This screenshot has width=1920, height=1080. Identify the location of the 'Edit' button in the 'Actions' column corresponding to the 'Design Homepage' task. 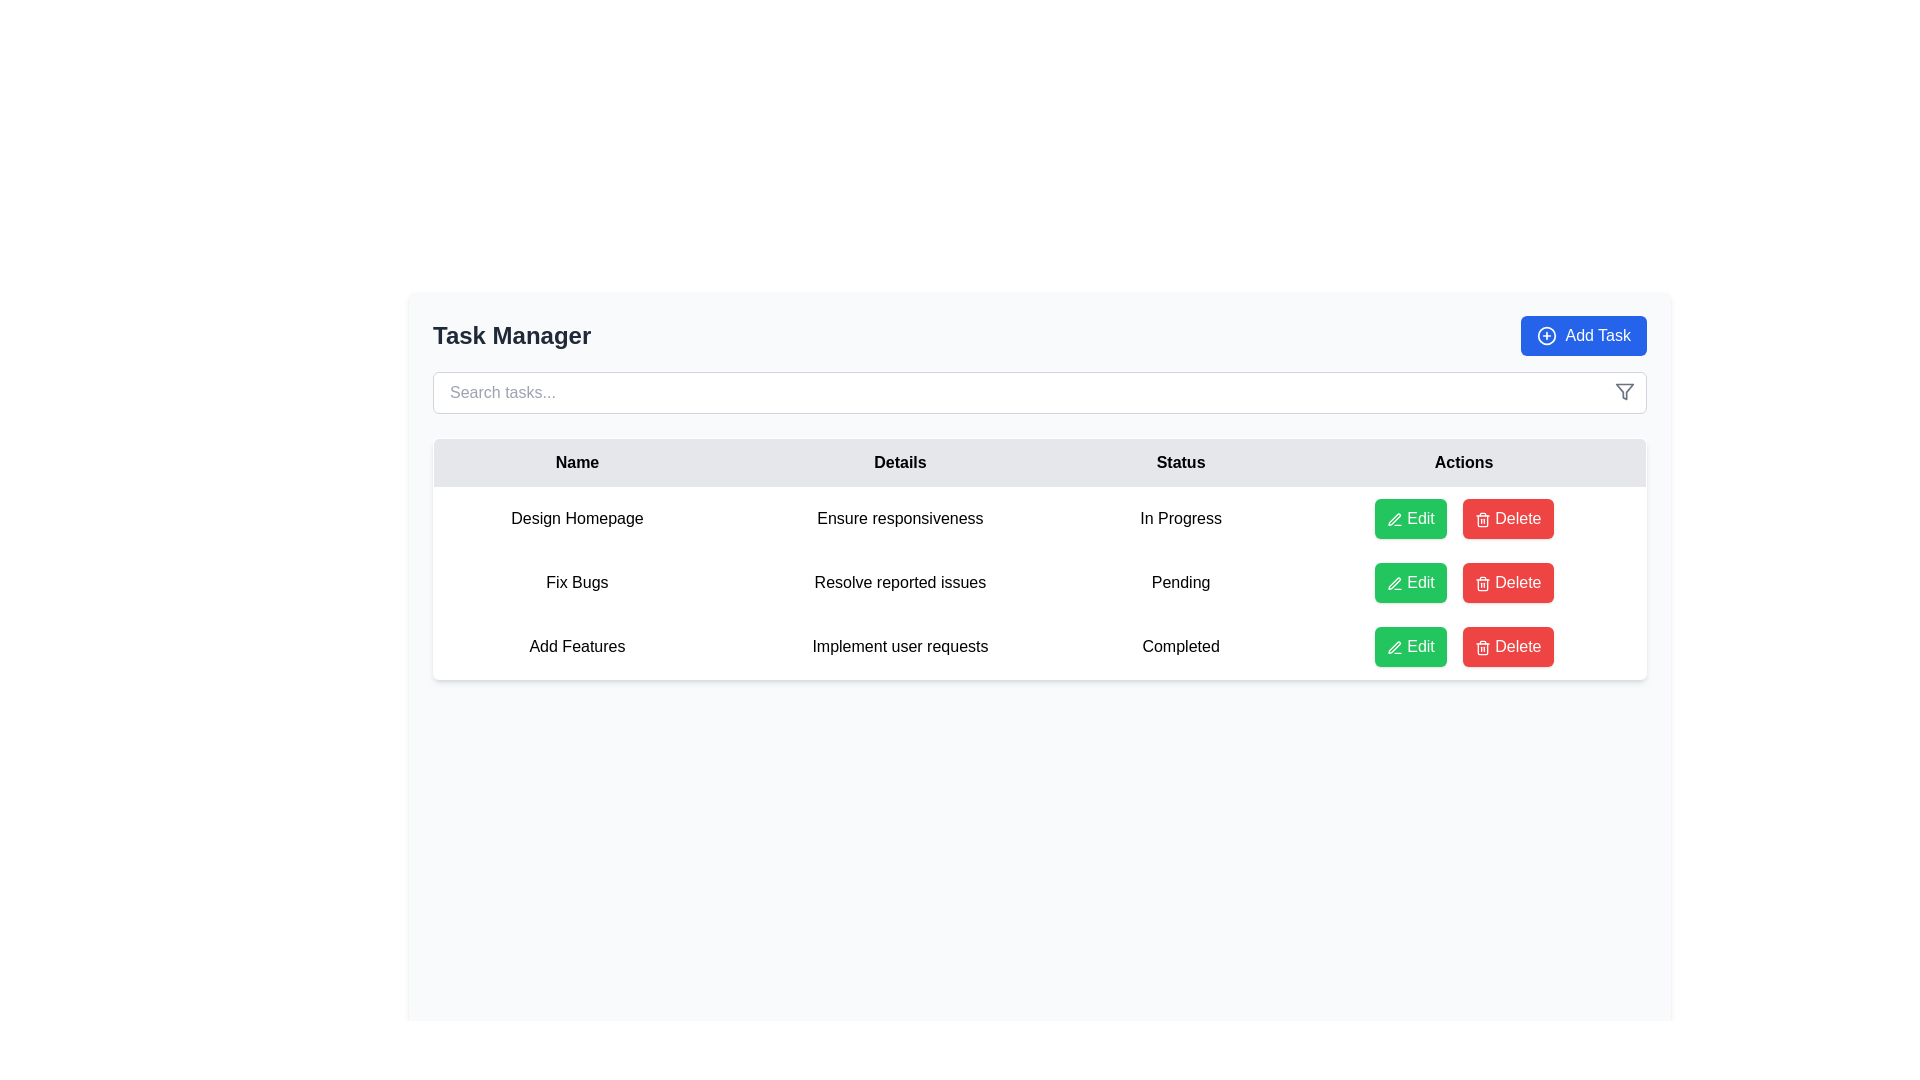
(1409, 518).